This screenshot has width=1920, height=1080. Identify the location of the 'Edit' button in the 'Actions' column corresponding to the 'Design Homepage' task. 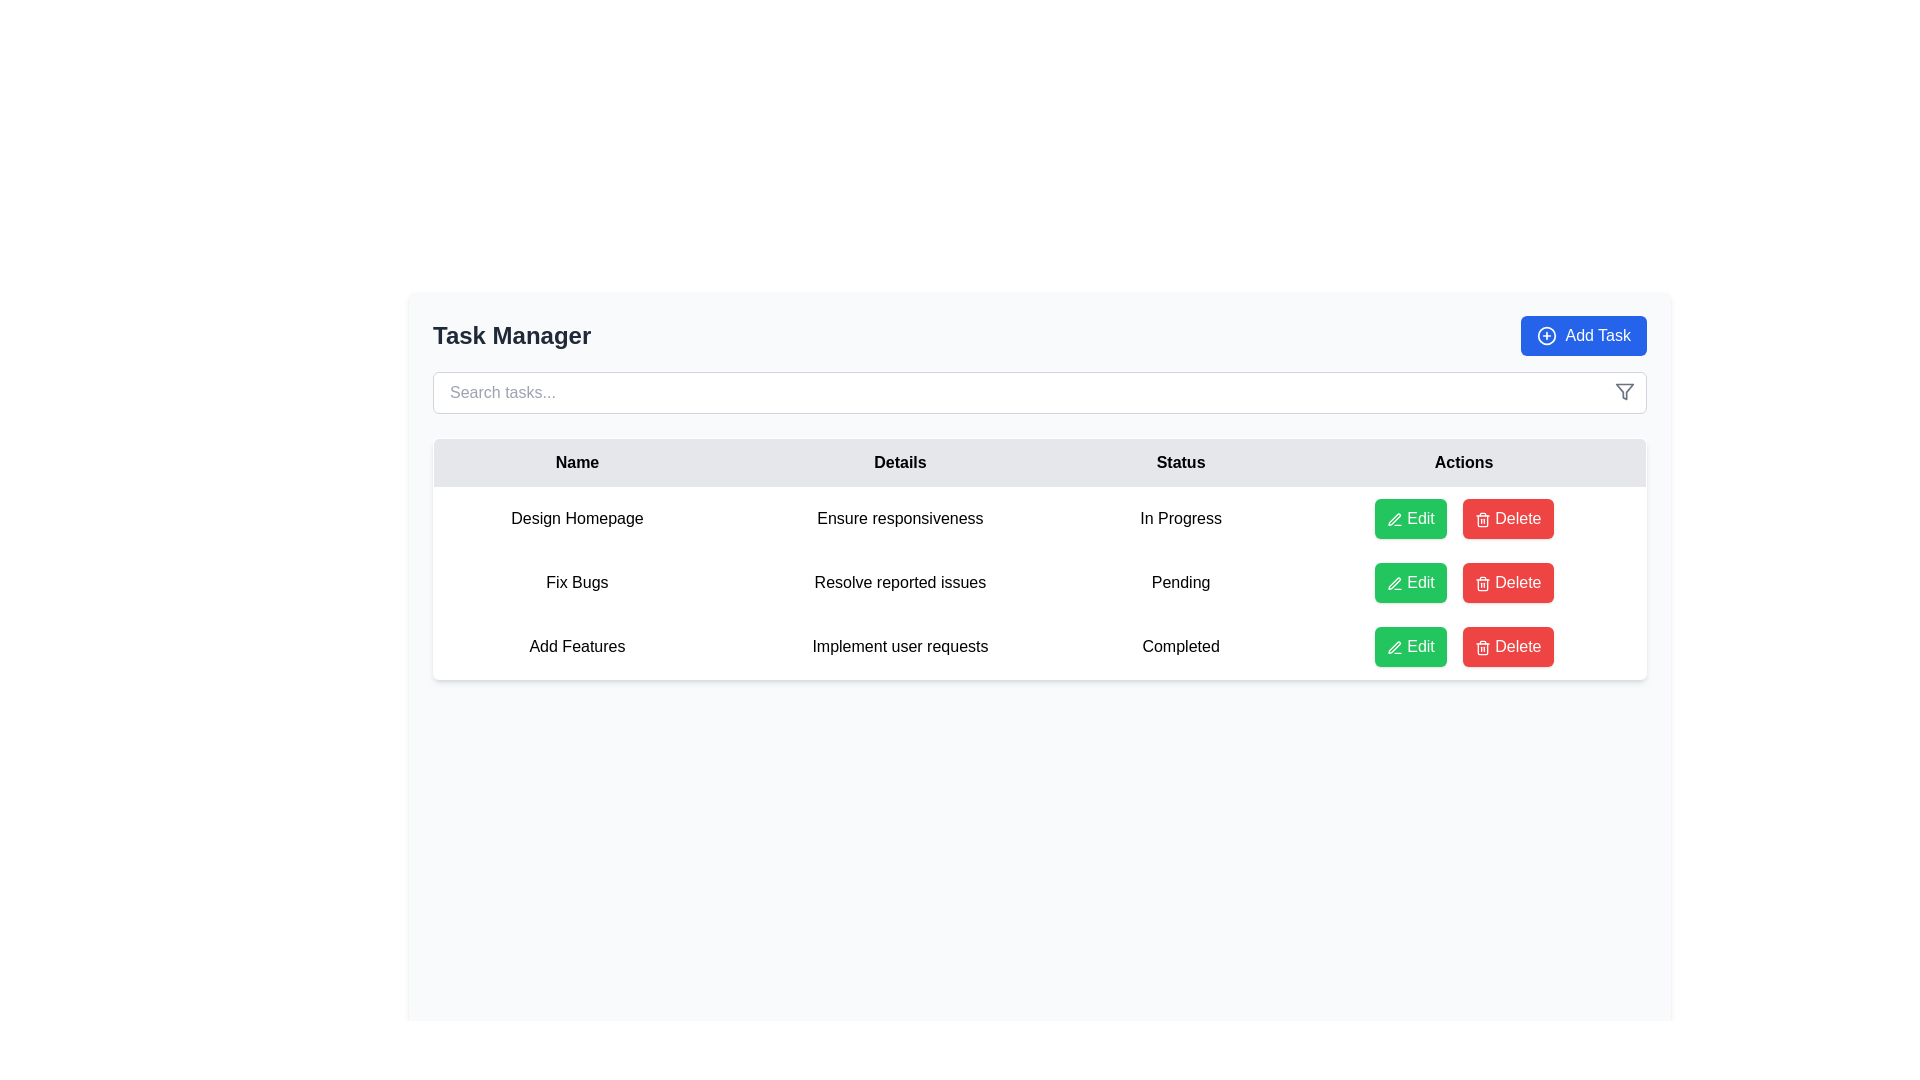
(1409, 518).